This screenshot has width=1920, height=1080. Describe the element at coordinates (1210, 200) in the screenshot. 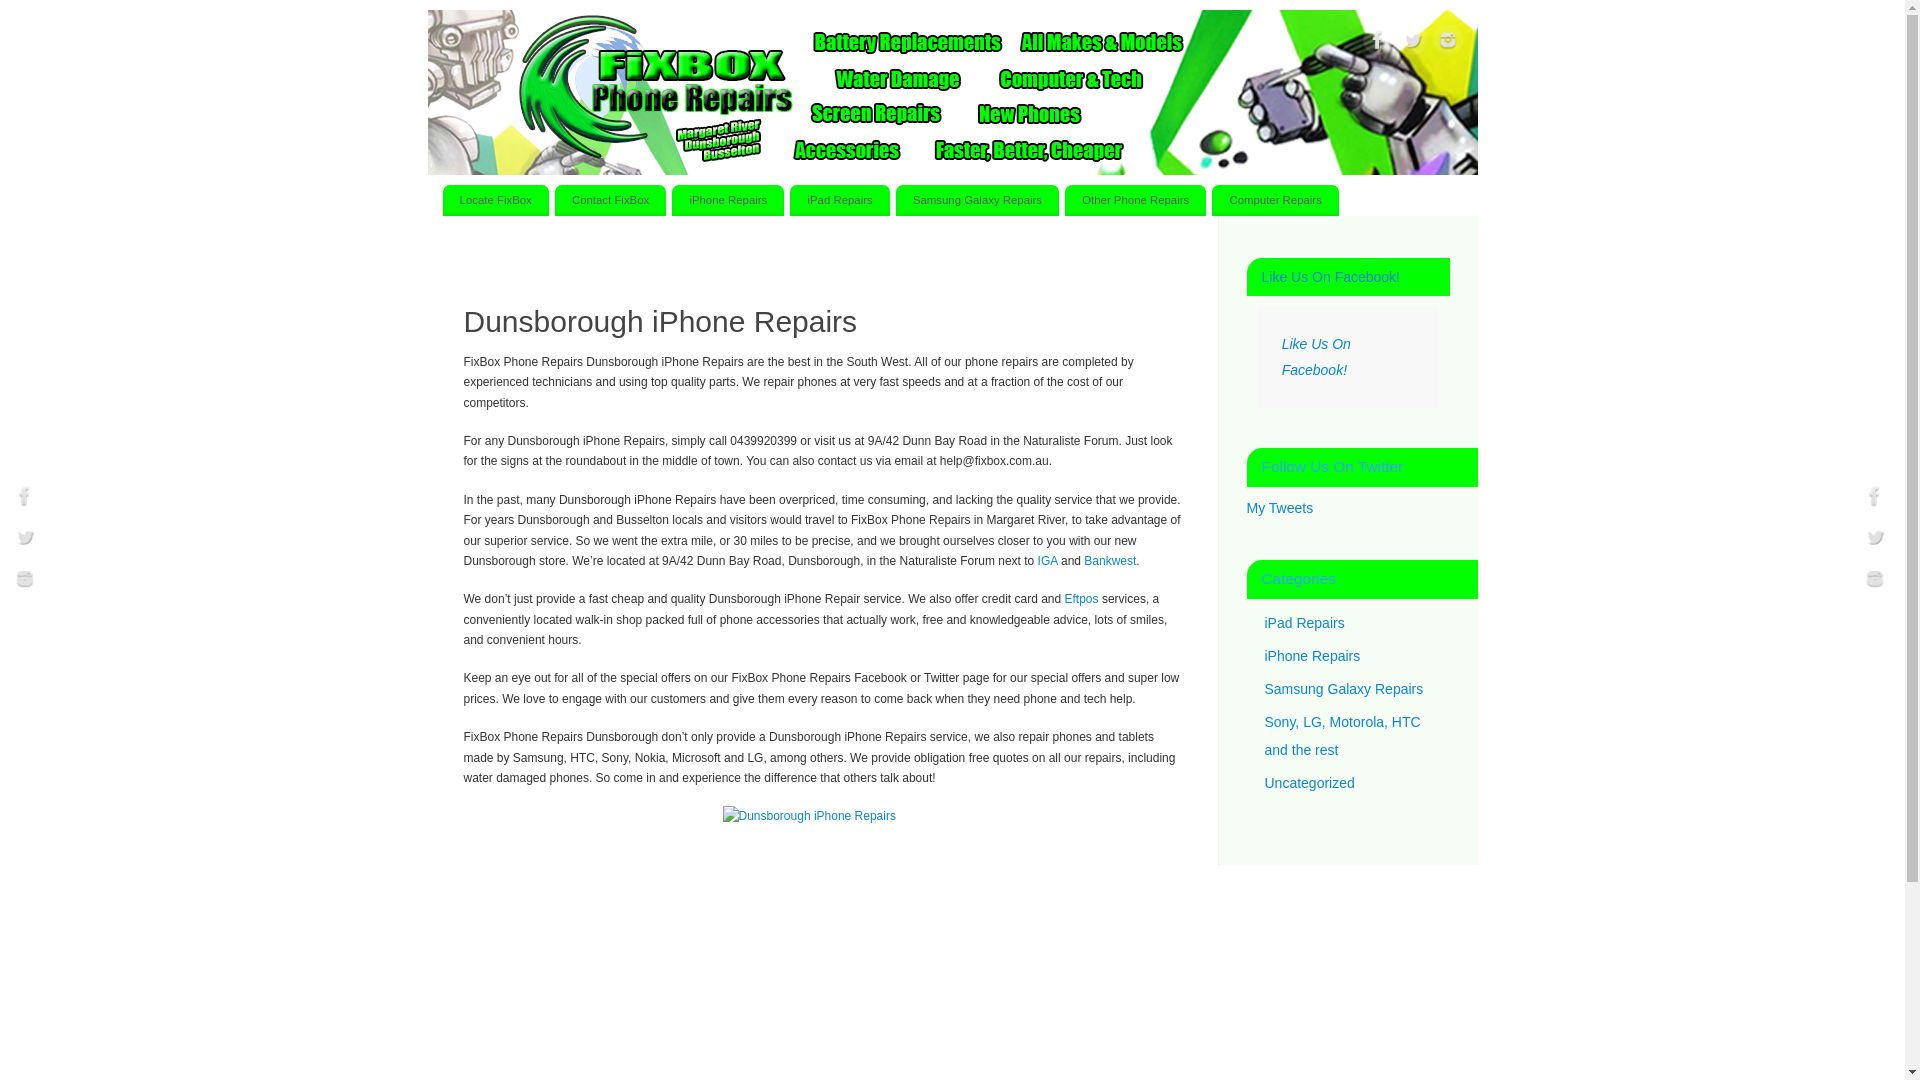

I see `'Computer Repairs'` at that location.